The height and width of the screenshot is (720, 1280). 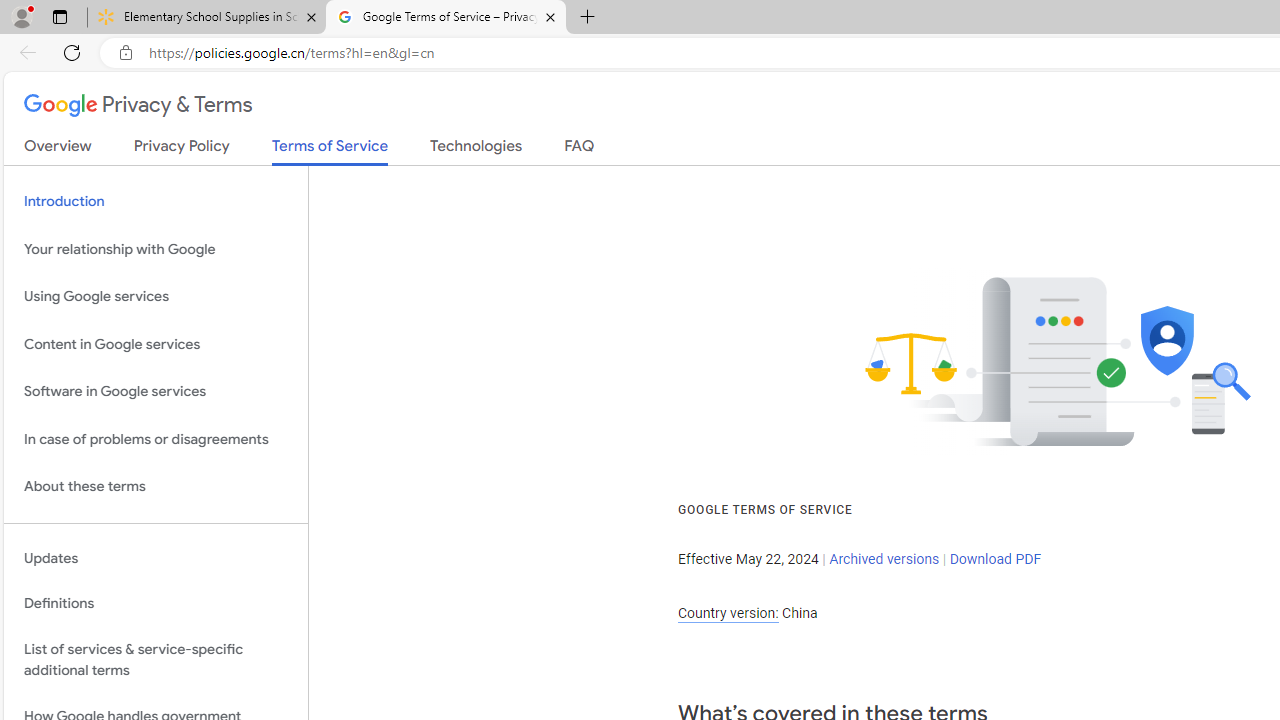 What do you see at coordinates (155, 438) in the screenshot?
I see `'In case of problems or disagreements'` at bounding box center [155, 438].